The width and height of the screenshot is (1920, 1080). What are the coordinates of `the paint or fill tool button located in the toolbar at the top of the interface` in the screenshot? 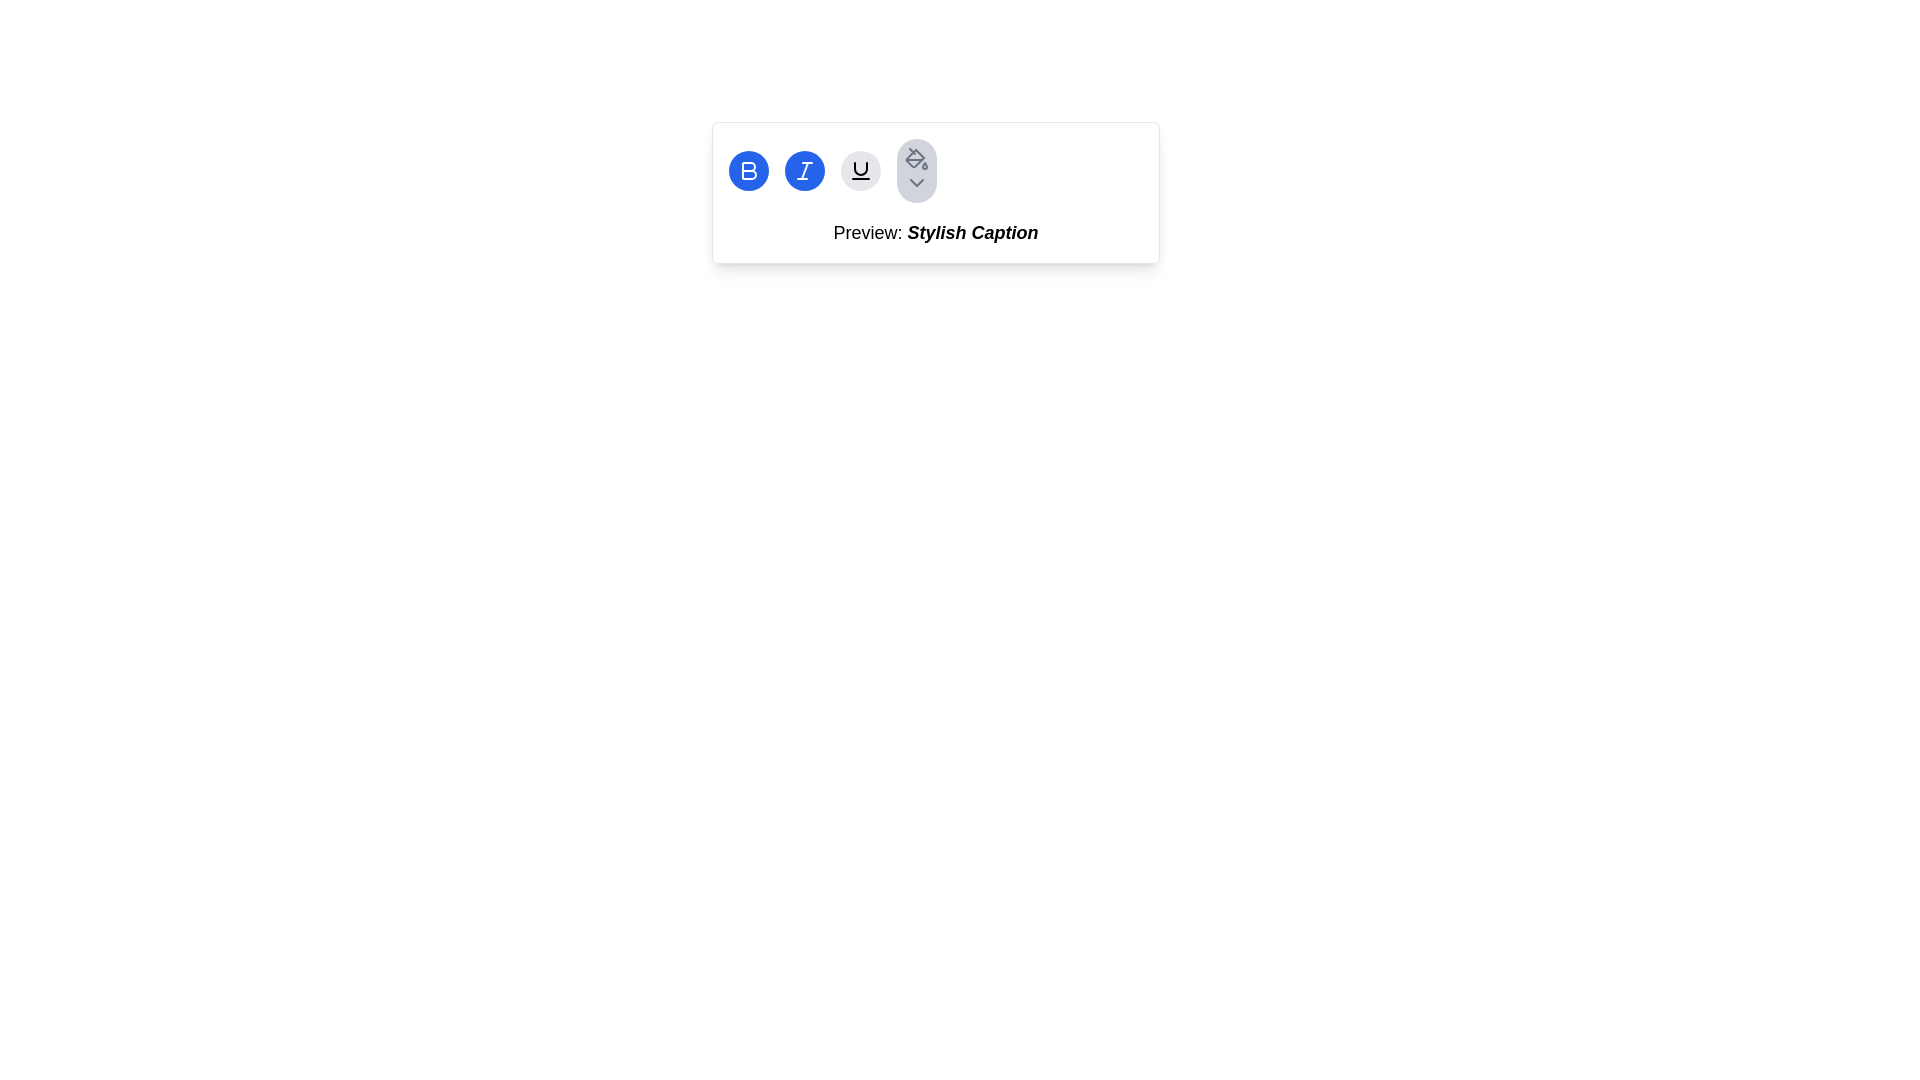 It's located at (915, 157).